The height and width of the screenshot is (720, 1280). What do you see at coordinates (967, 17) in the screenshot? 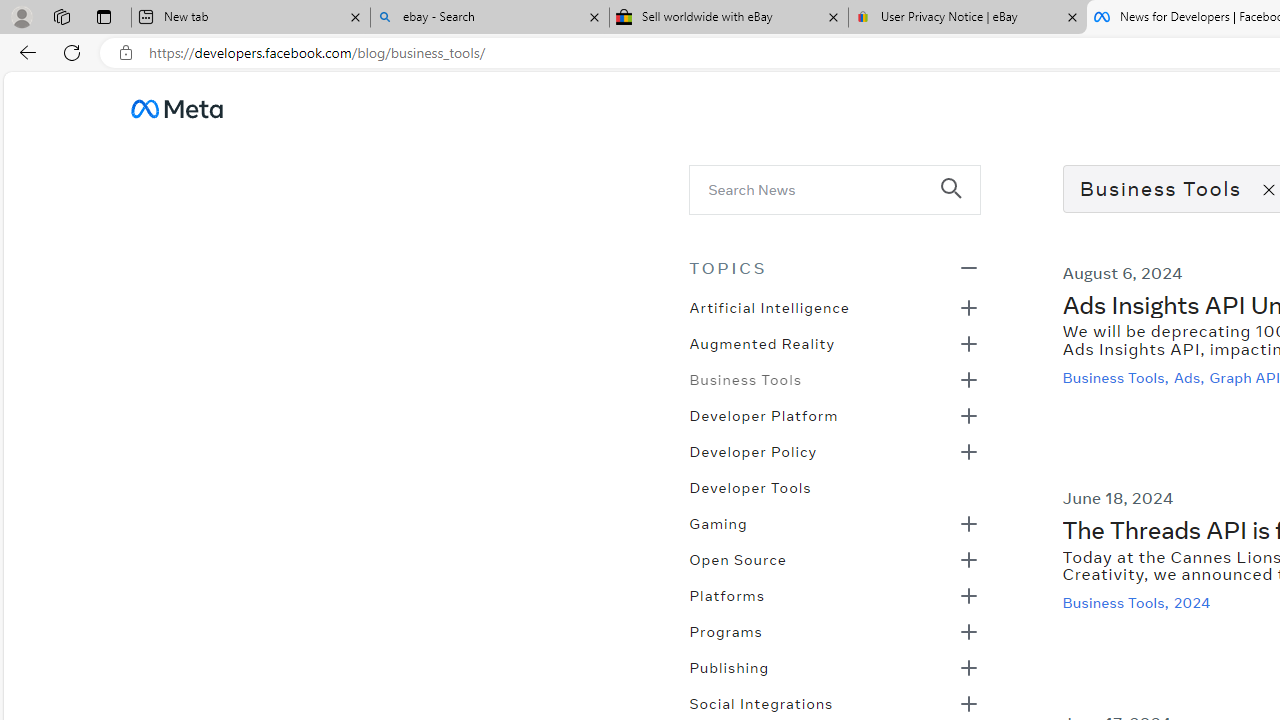
I see `'User Privacy Notice | eBay'` at bounding box center [967, 17].